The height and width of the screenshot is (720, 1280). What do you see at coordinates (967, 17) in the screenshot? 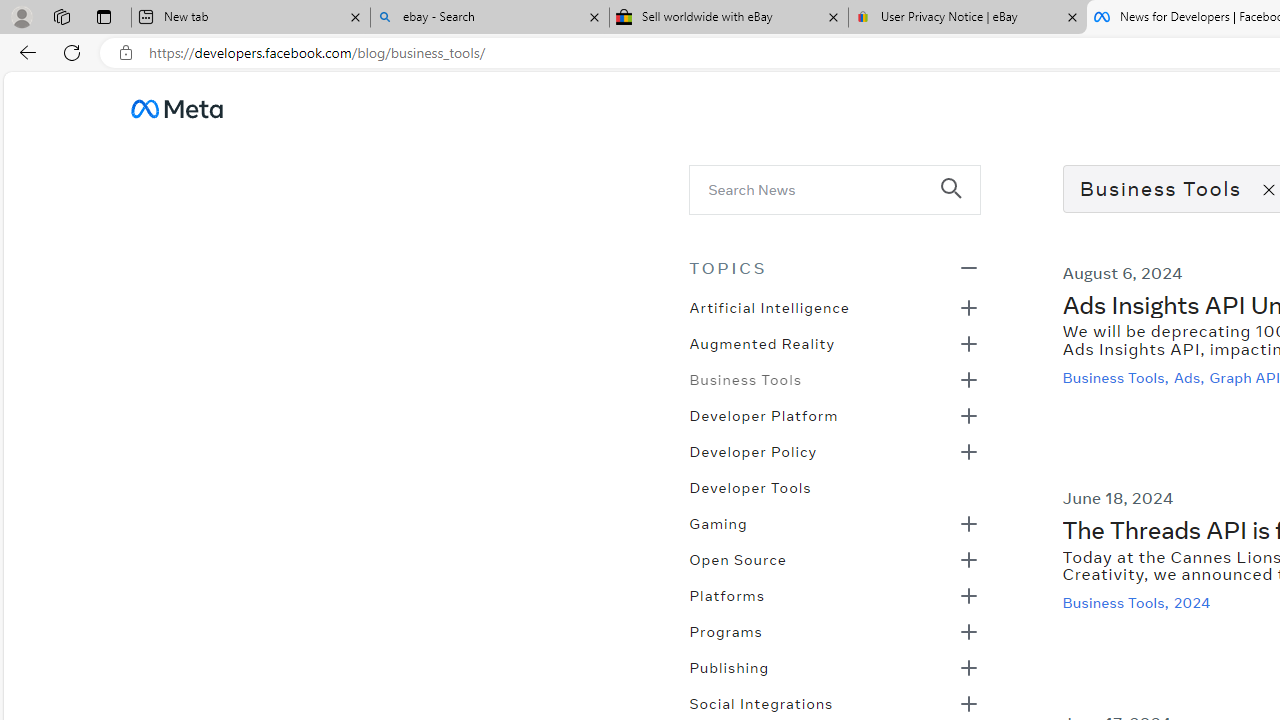
I see `'User Privacy Notice | eBay'` at bounding box center [967, 17].